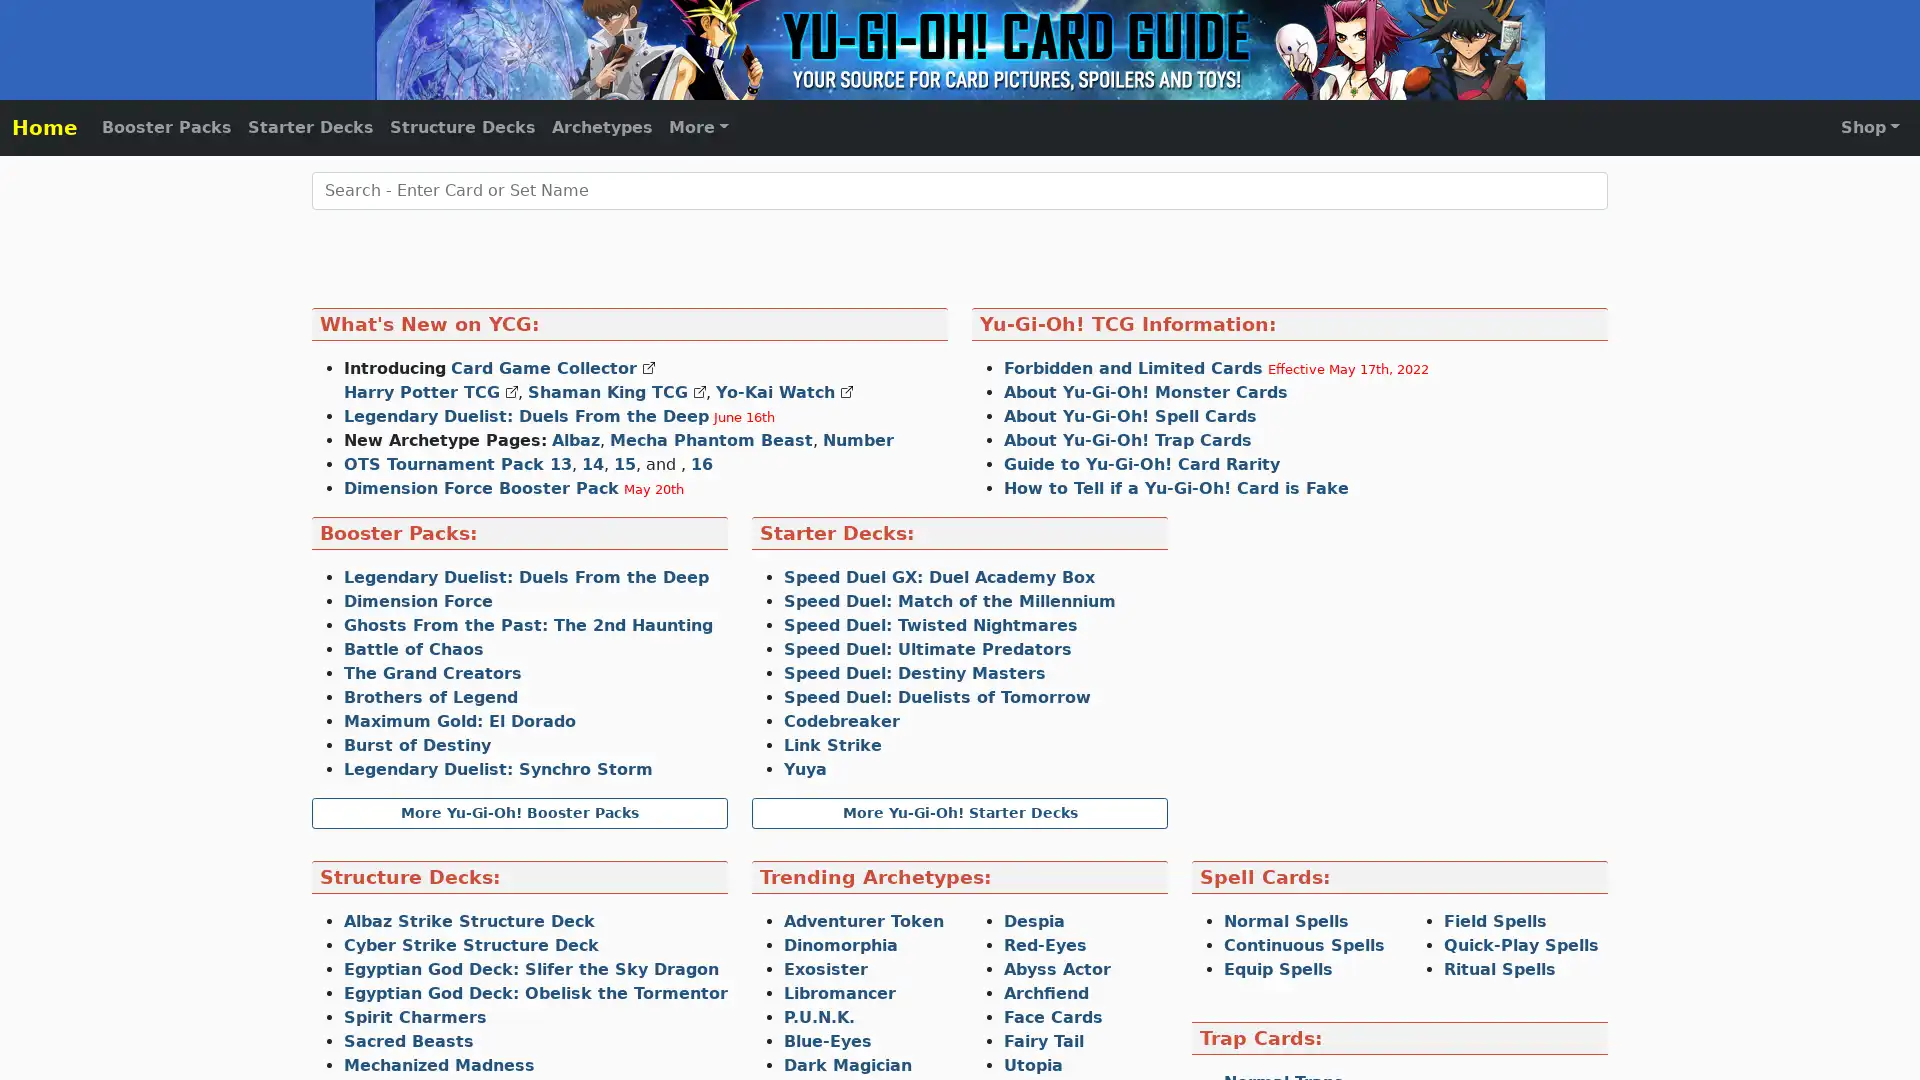 Image resolution: width=1920 pixels, height=1080 pixels. Describe the element at coordinates (698, 127) in the screenshot. I see `More` at that location.